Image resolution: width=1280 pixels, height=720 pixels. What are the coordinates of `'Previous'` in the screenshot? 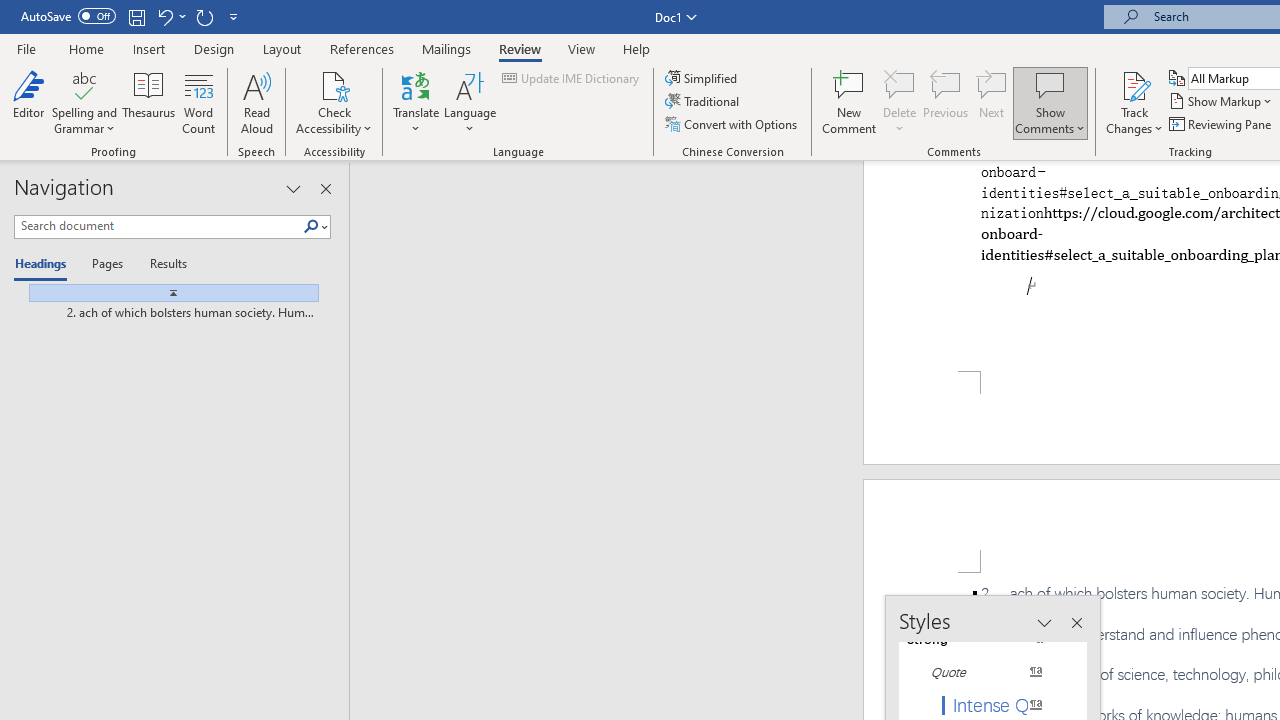 It's located at (945, 103).